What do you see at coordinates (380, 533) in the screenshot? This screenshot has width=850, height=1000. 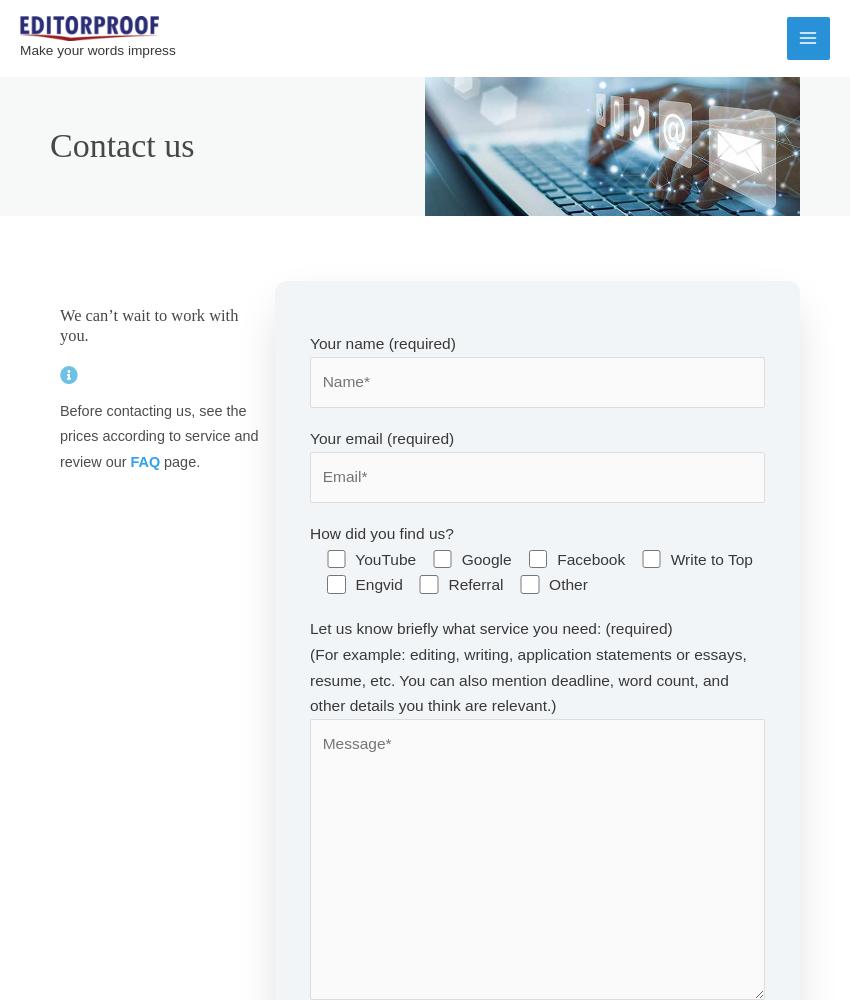 I see `'How did you find us?'` at bounding box center [380, 533].